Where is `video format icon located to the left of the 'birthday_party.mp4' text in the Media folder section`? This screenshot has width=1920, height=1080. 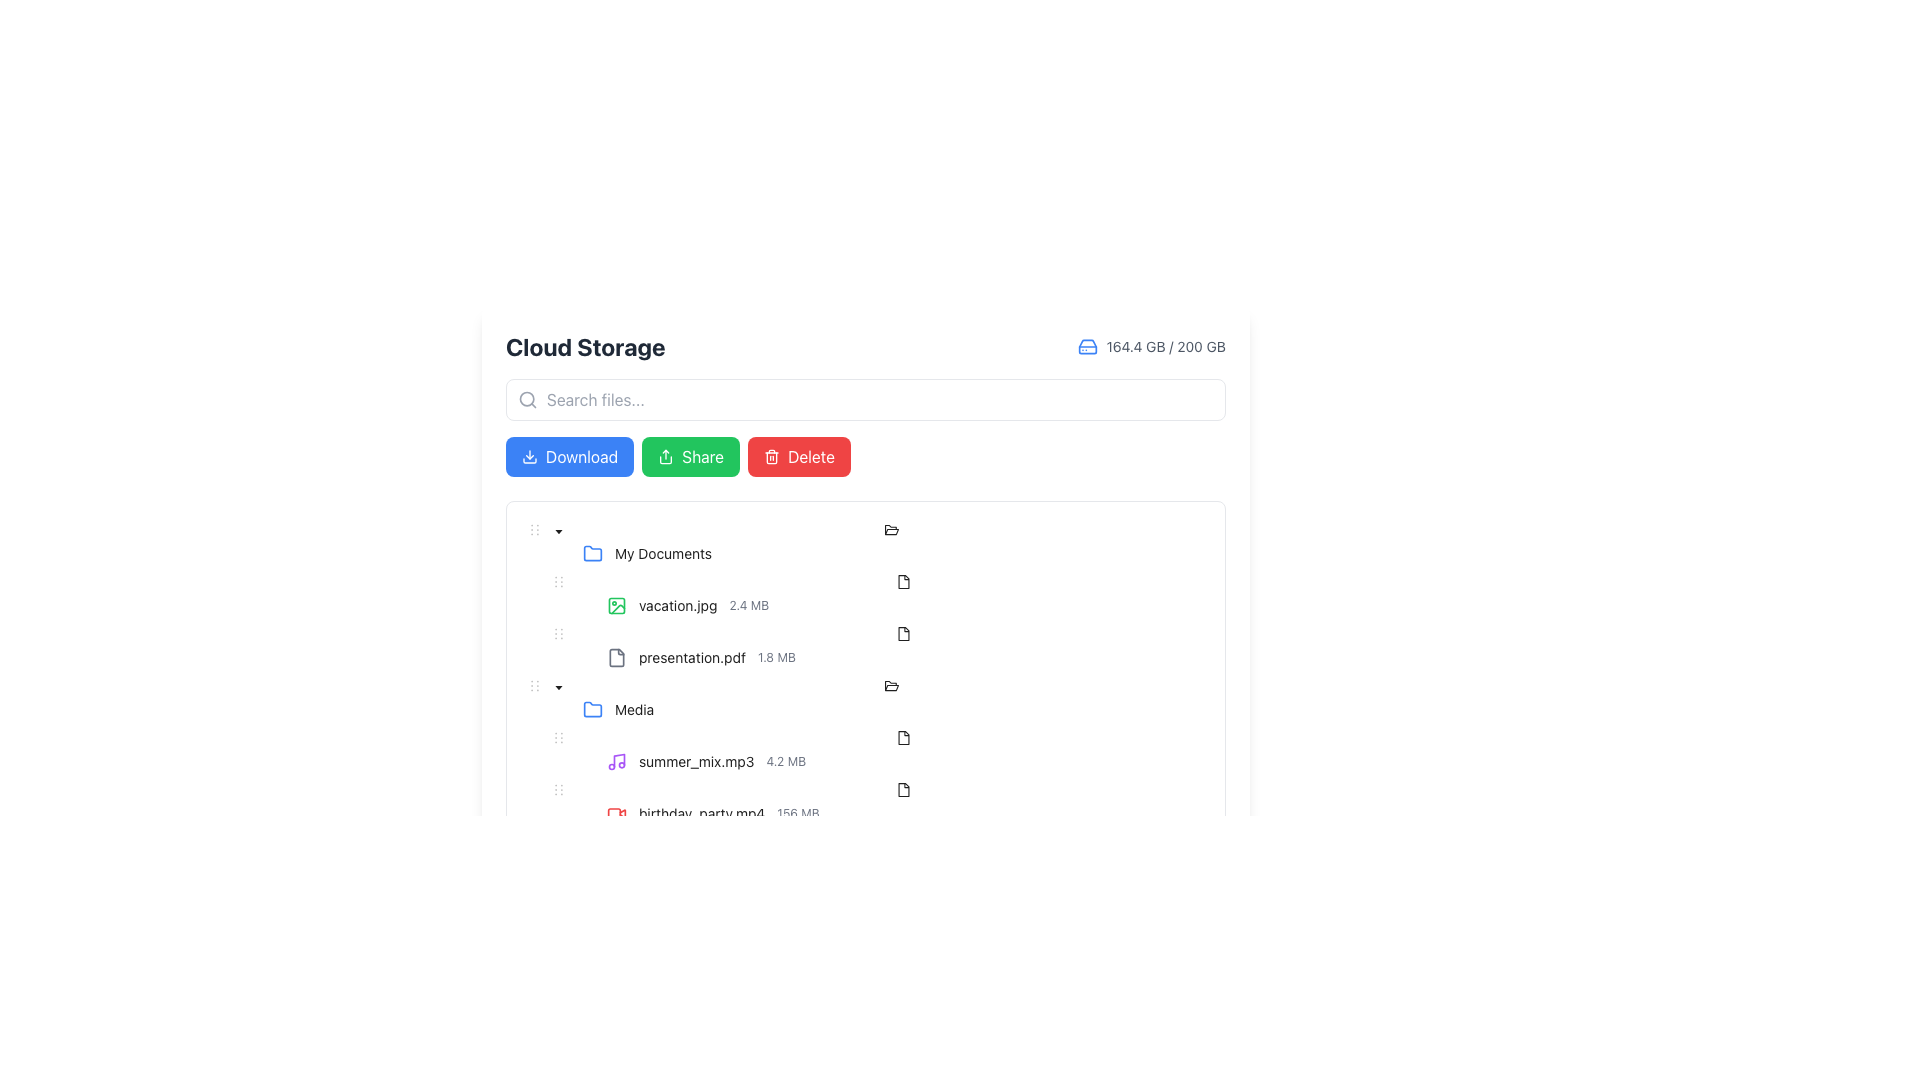 video format icon located to the left of the 'birthday_party.mp4' text in the Media folder section is located at coordinates (616, 813).